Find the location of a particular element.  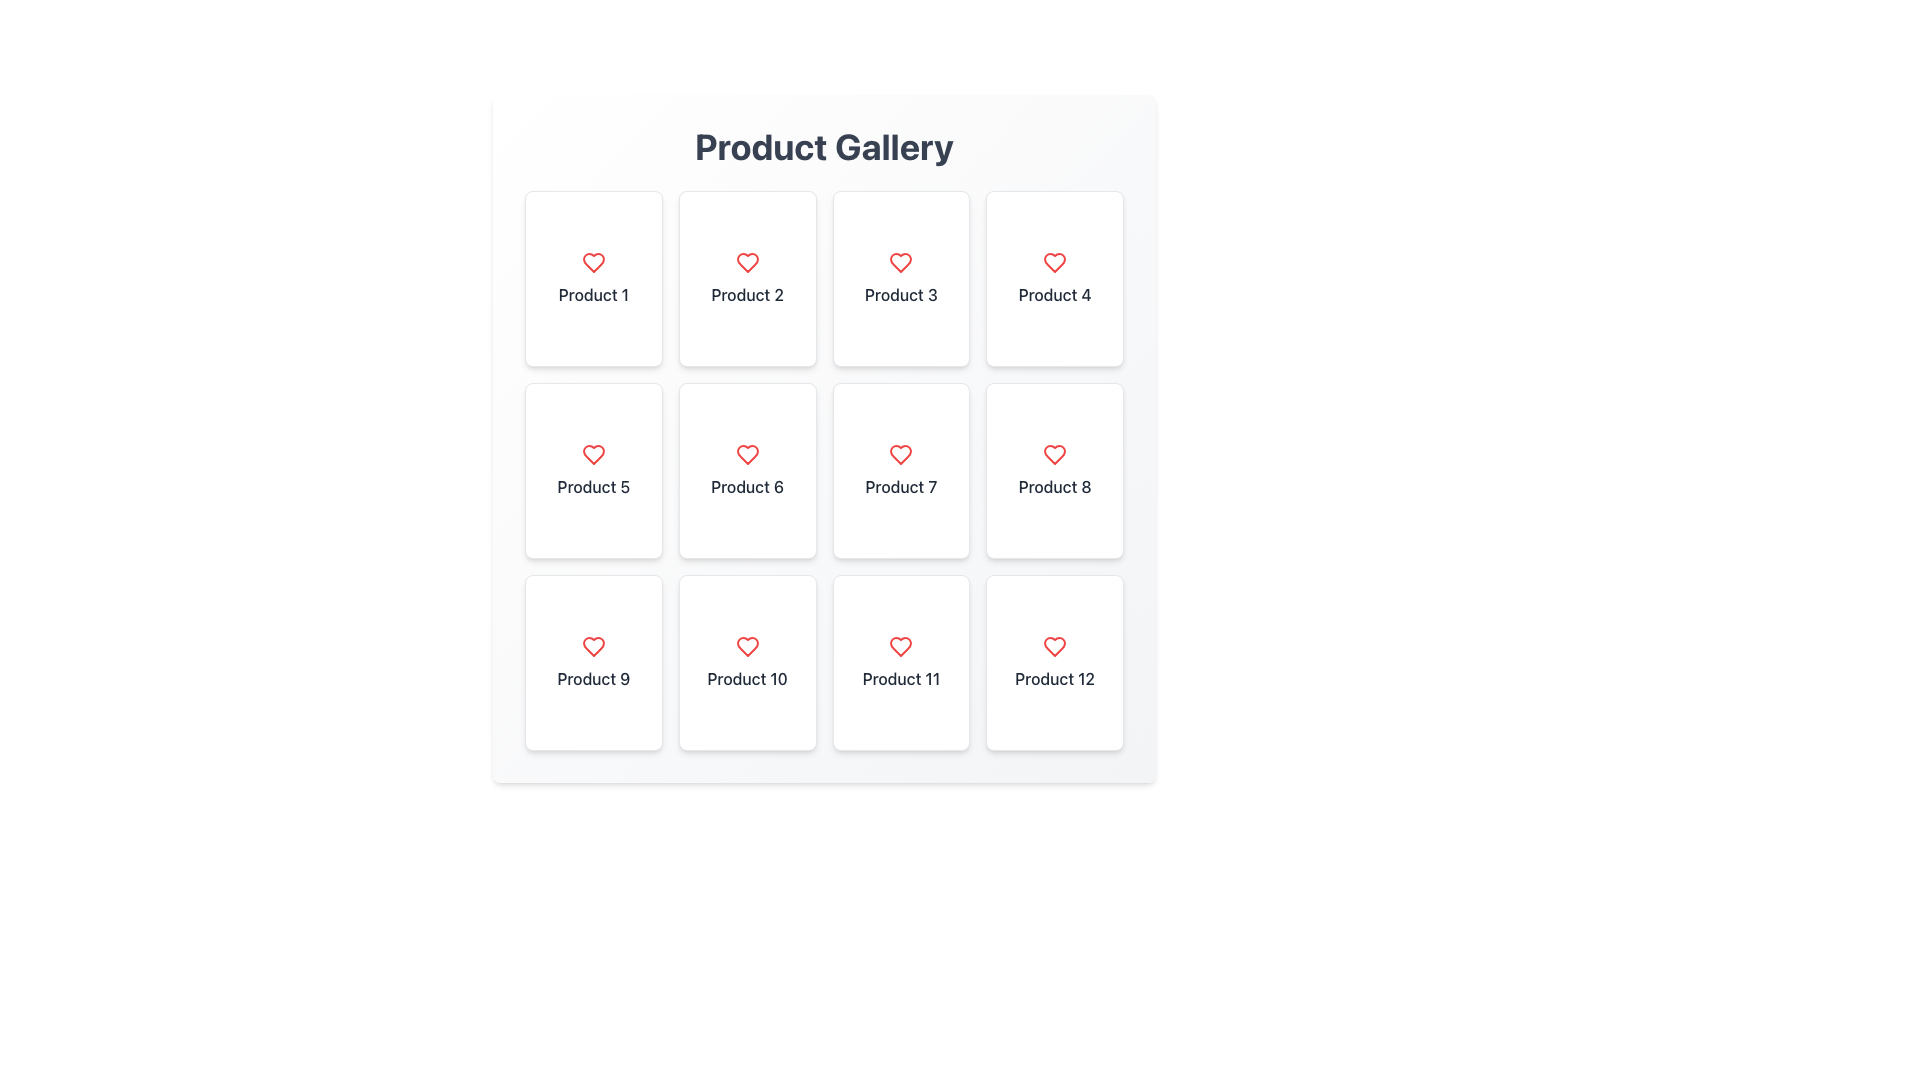

the Card element, which features a shadowed white background, rounded borders, a red heart icon, and the centered text 'Product 12'. It is positioned as the last element in a 4x3 grid layout is located at coordinates (1054, 663).